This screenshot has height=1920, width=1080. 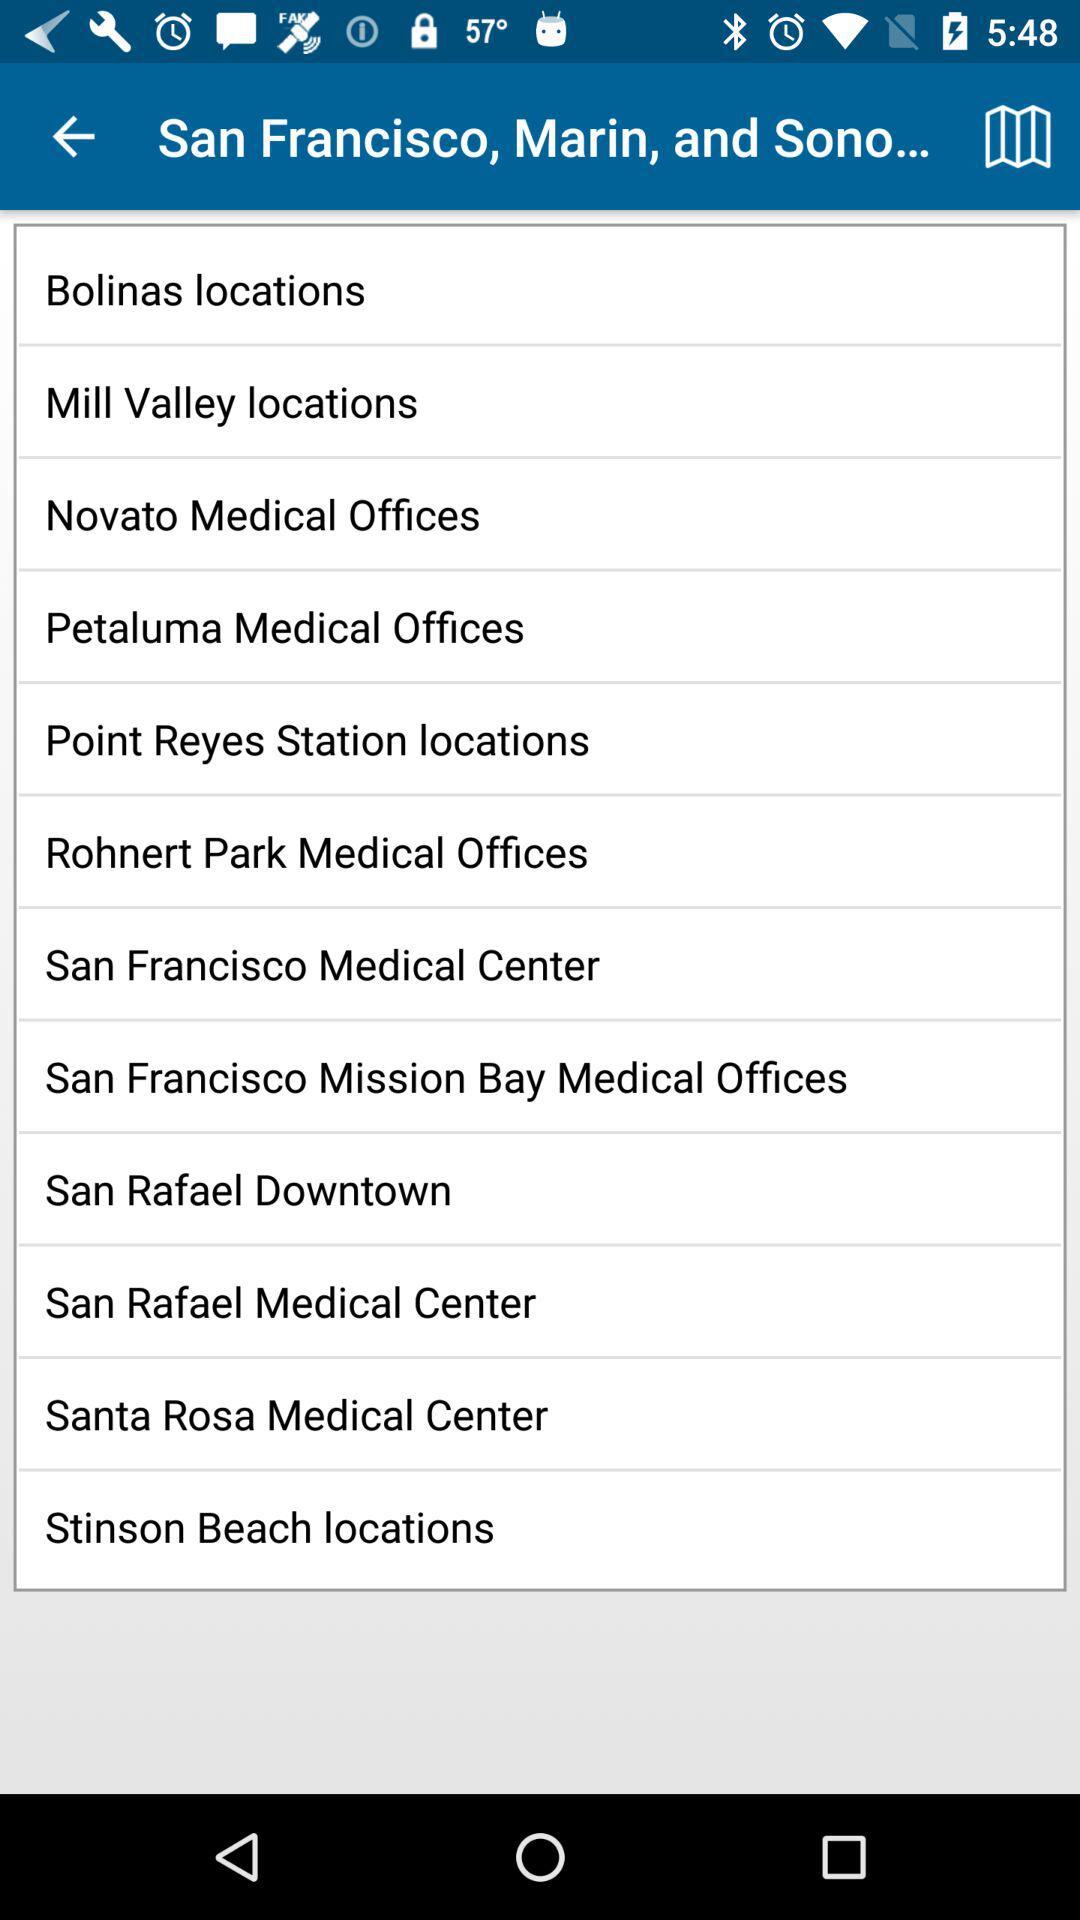 What do you see at coordinates (72, 135) in the screenshot?
I see `icon next to the san francisco marin app` at bounding box center [72, 135].